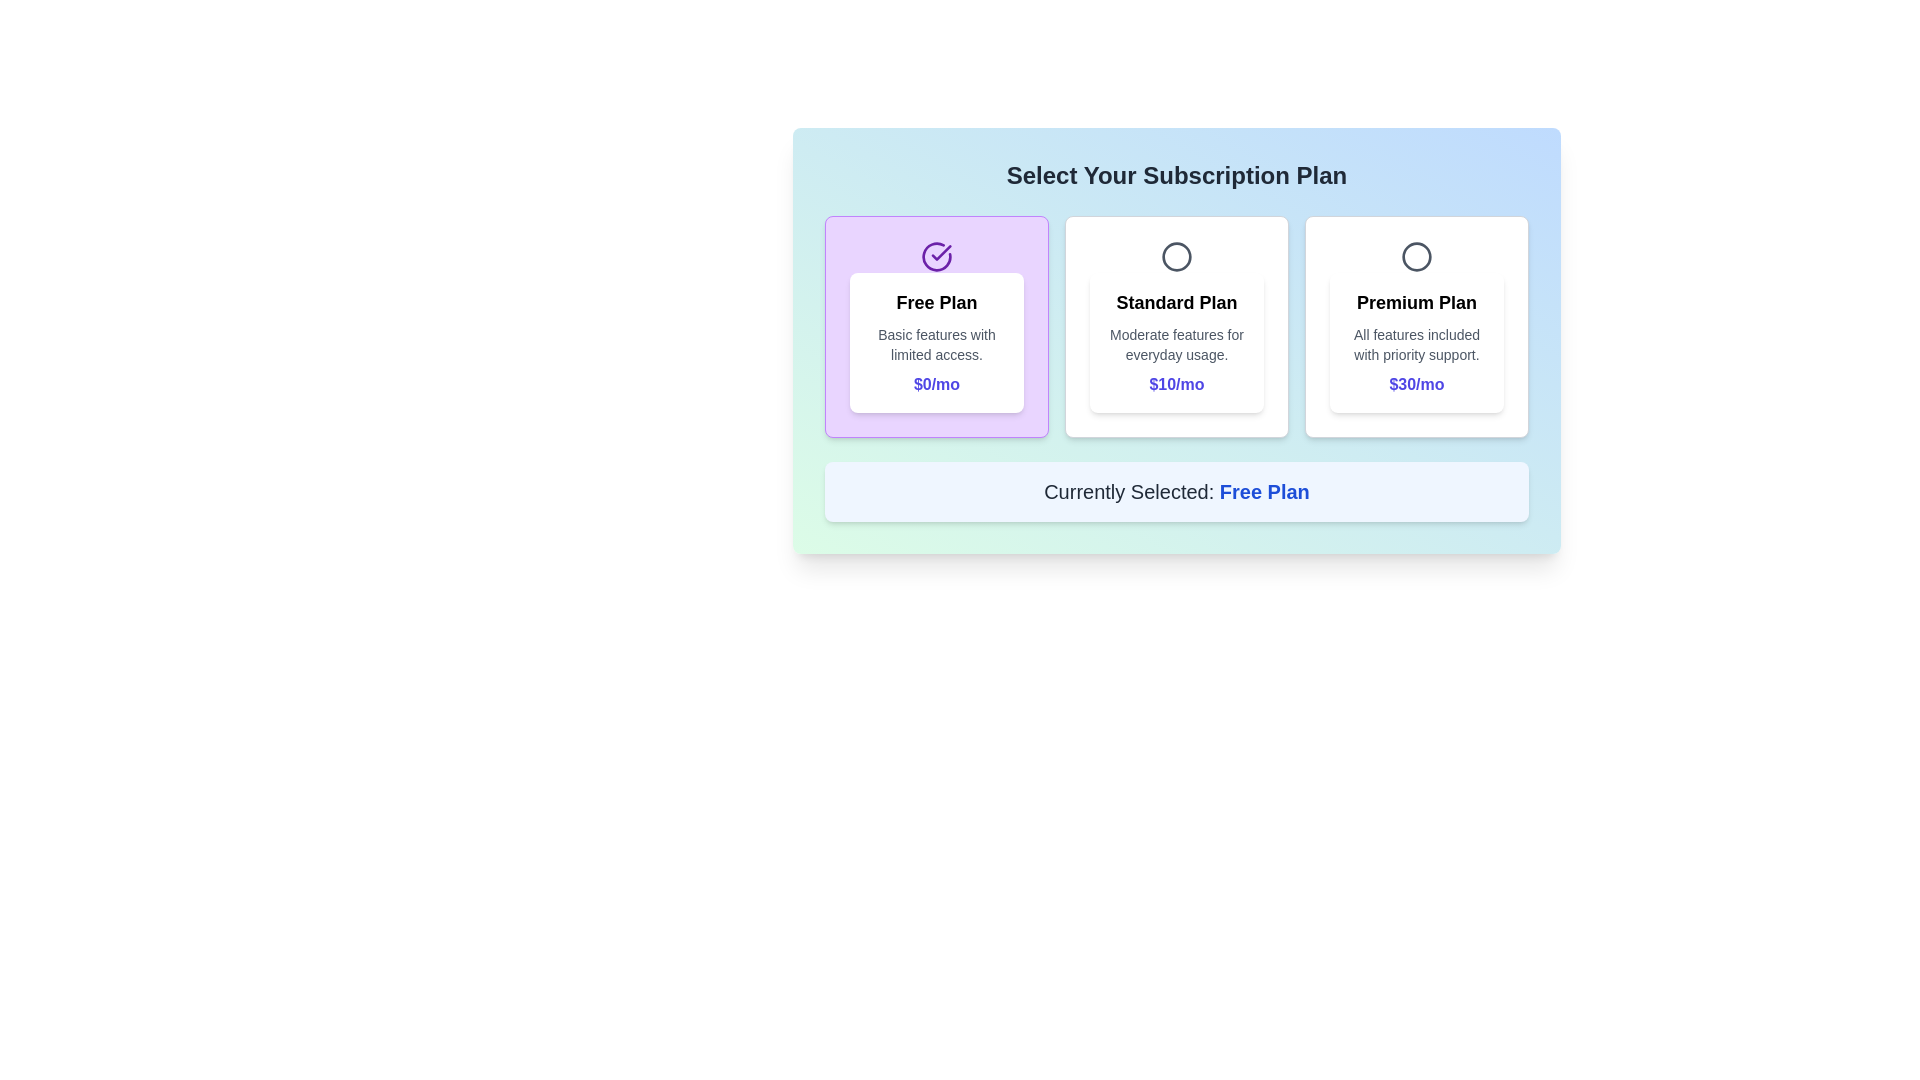 This screenshot has height=1080, width=1920. I want to click on the decorative SVG circle element located in the top-center of the Premium Plan card, which is the rightmost card among the three options, so click(1415, 256).